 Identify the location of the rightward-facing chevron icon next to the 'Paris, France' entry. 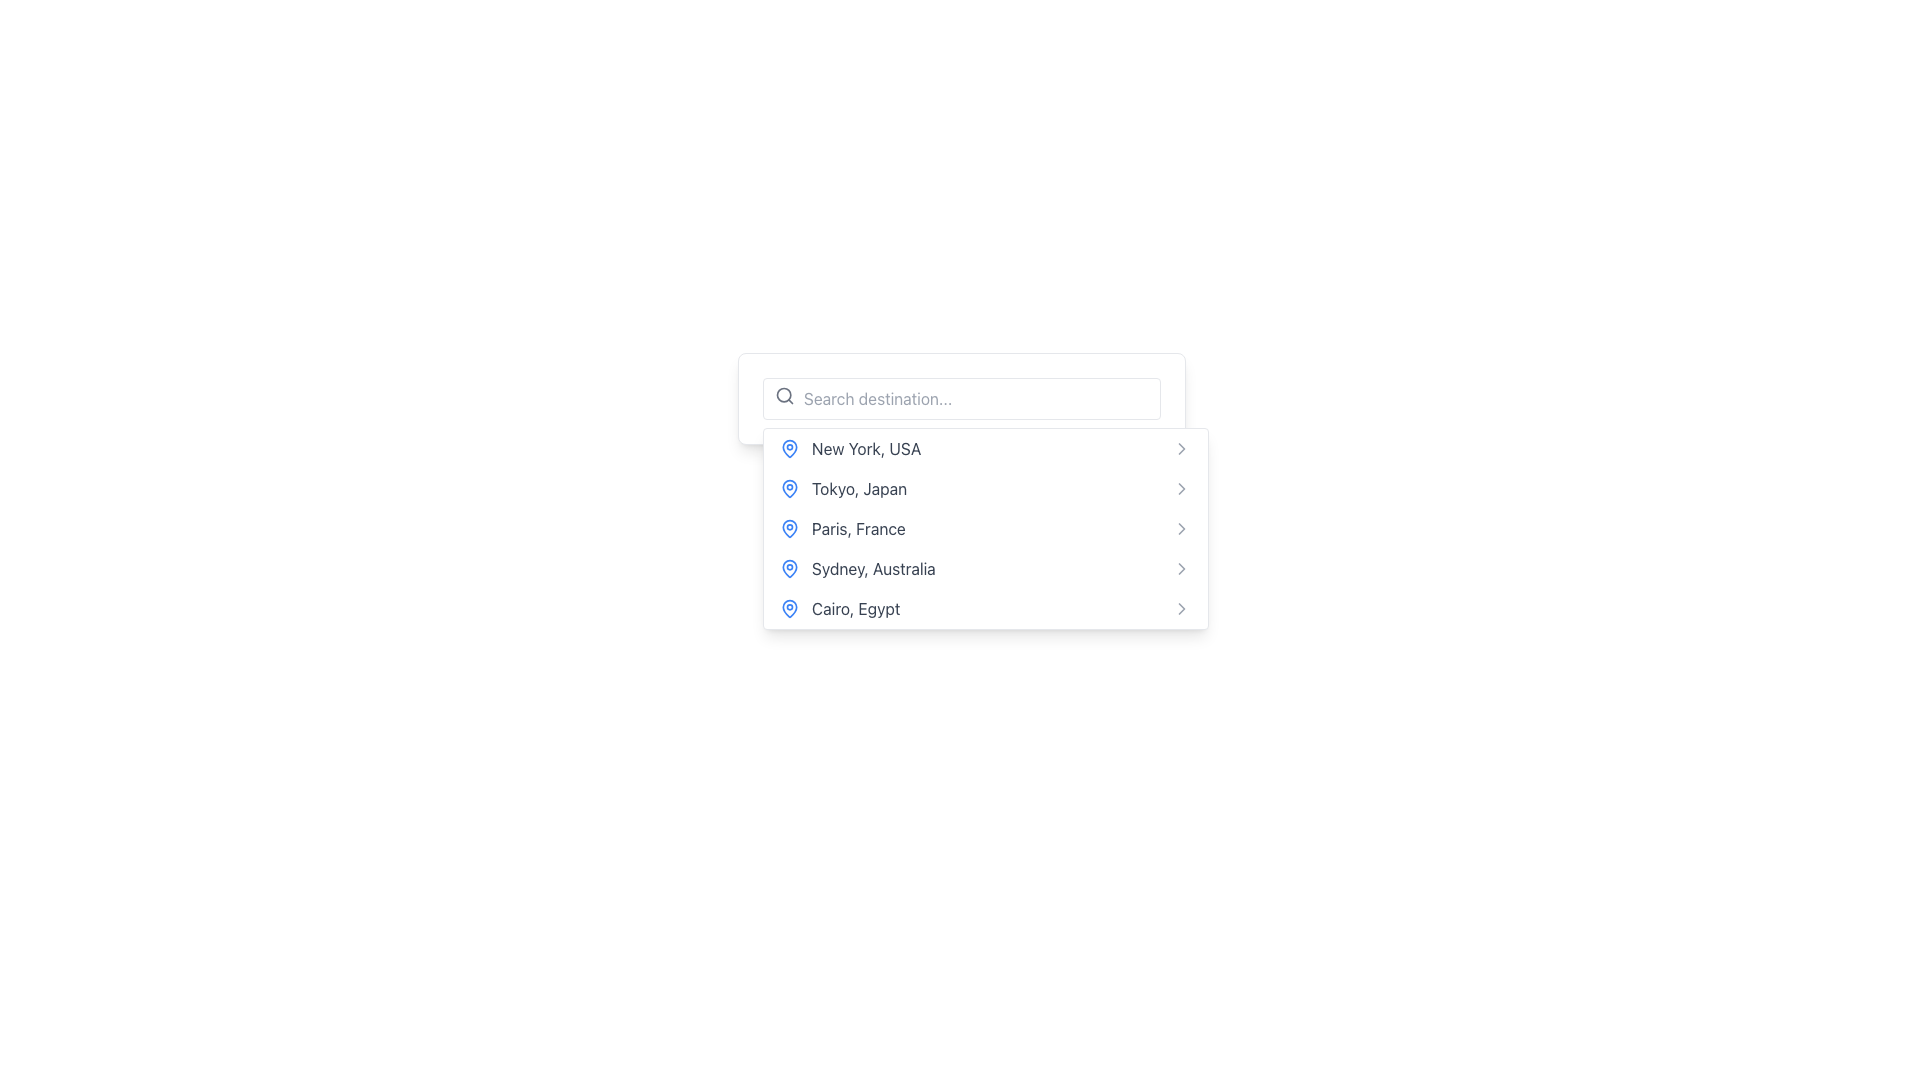
(1181, 527).